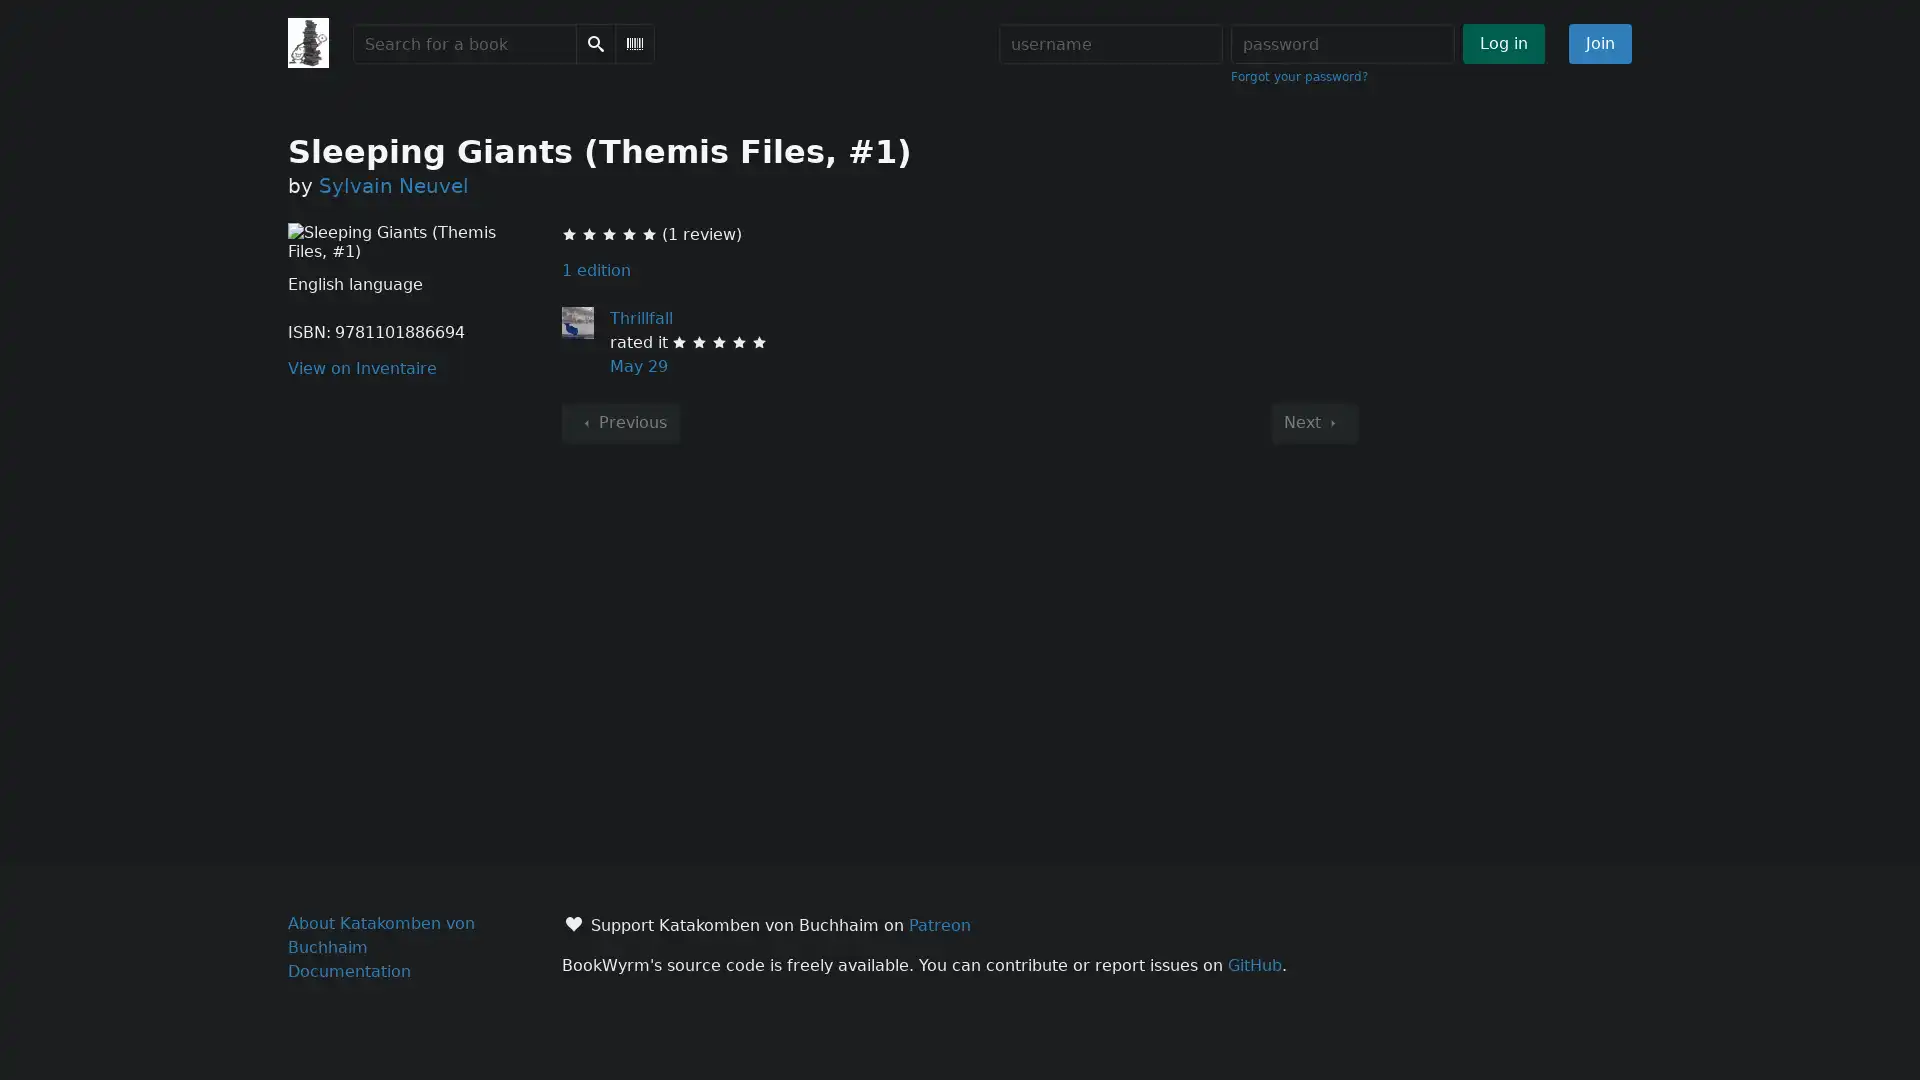 The image size is (1920, 1080). Describe the element at coordinates (594, 43) in the screenshot. I see `Search` at that location.